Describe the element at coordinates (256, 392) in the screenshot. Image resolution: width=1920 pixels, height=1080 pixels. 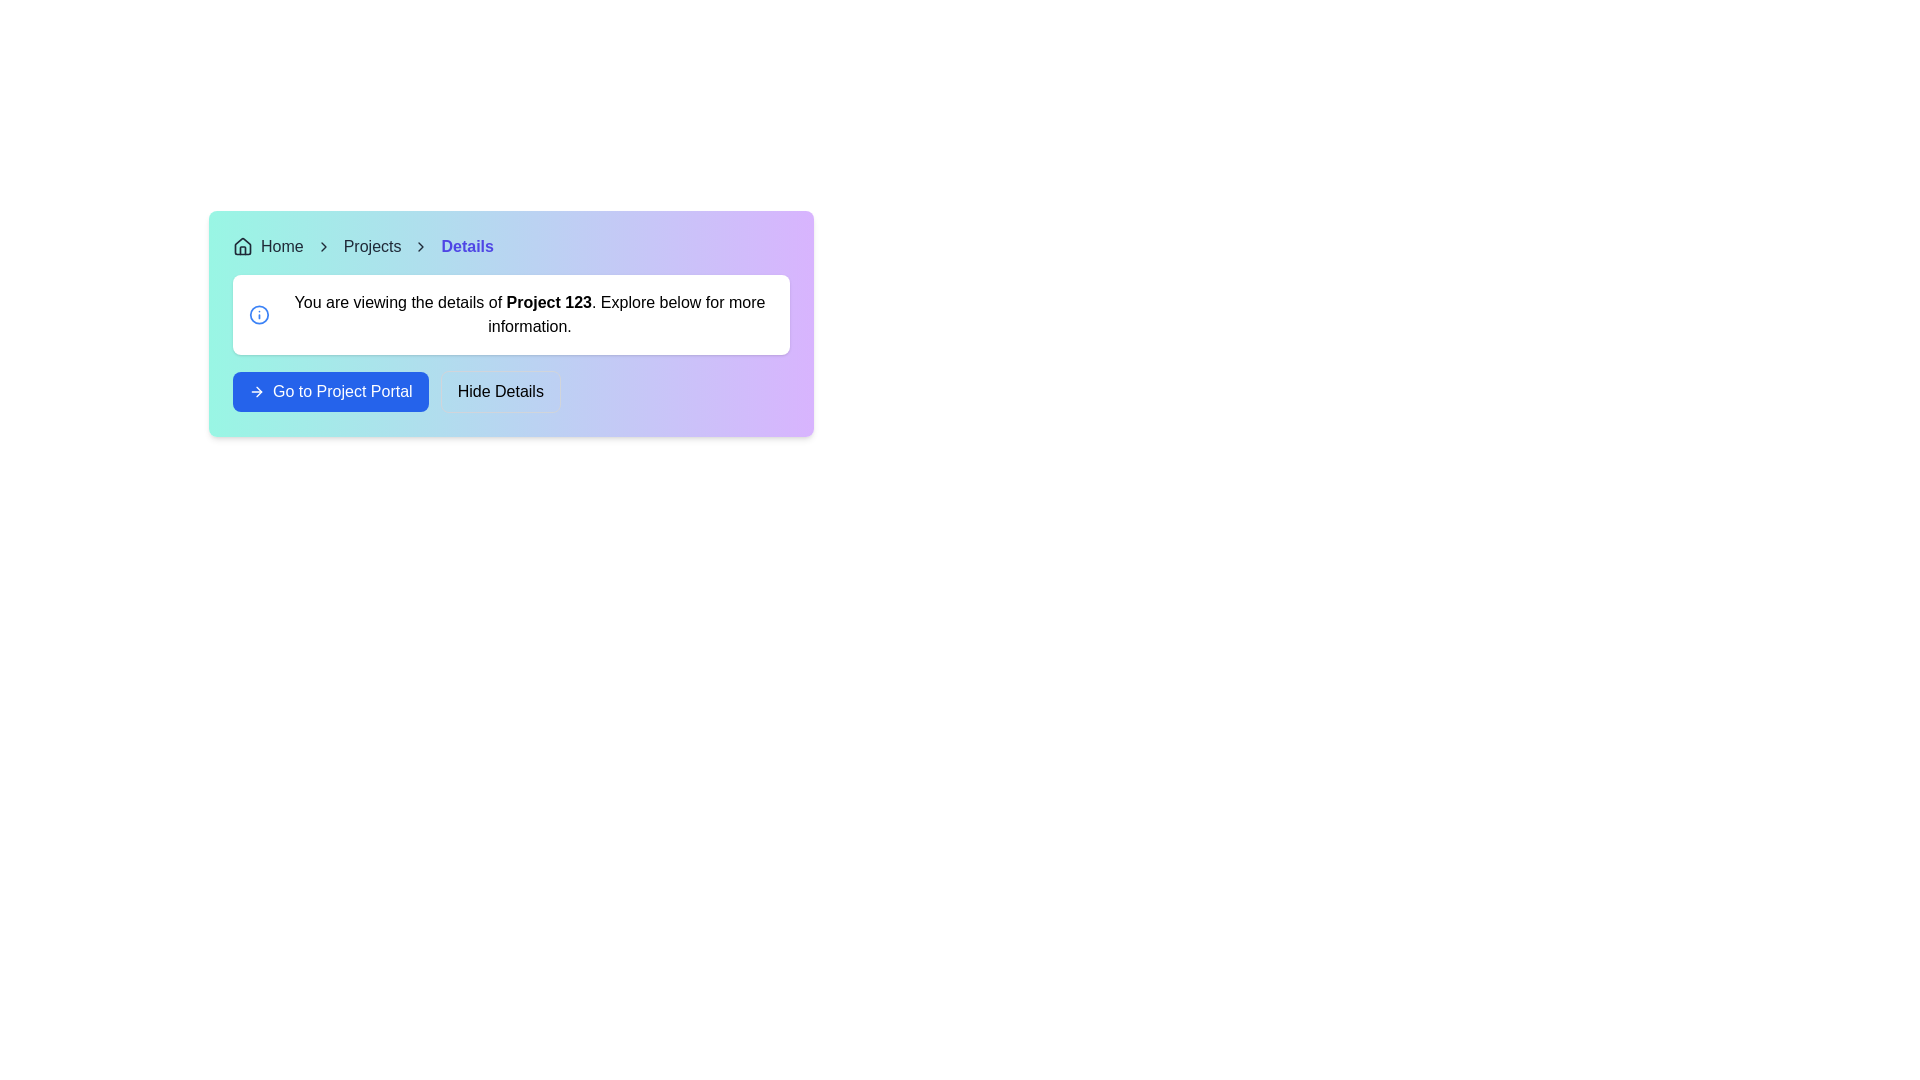
I see `the SVG-based icon within the 'Go to Project Portal' button located in the lower-left section of the interface` at that location.